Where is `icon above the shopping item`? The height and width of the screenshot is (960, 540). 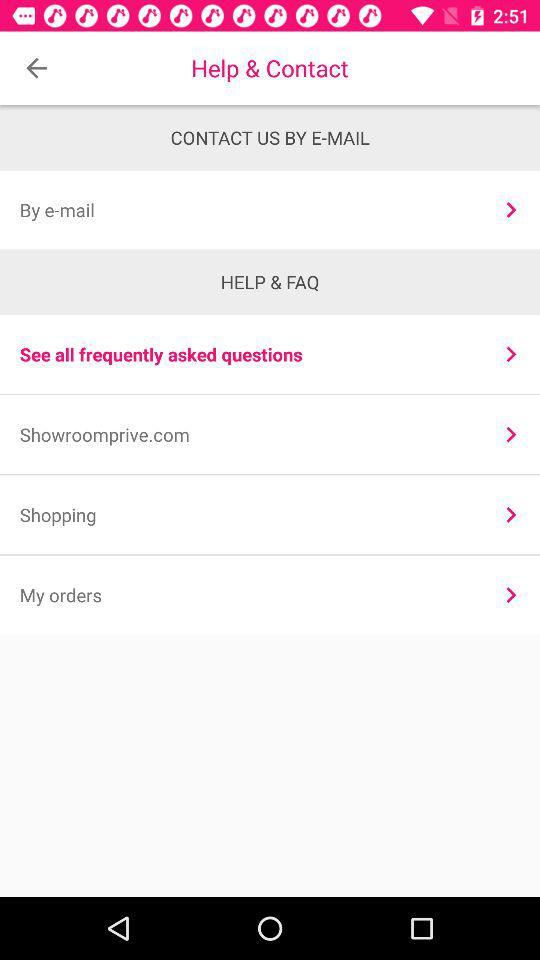
icon above the shopping item is located at coordinates (511, 434).